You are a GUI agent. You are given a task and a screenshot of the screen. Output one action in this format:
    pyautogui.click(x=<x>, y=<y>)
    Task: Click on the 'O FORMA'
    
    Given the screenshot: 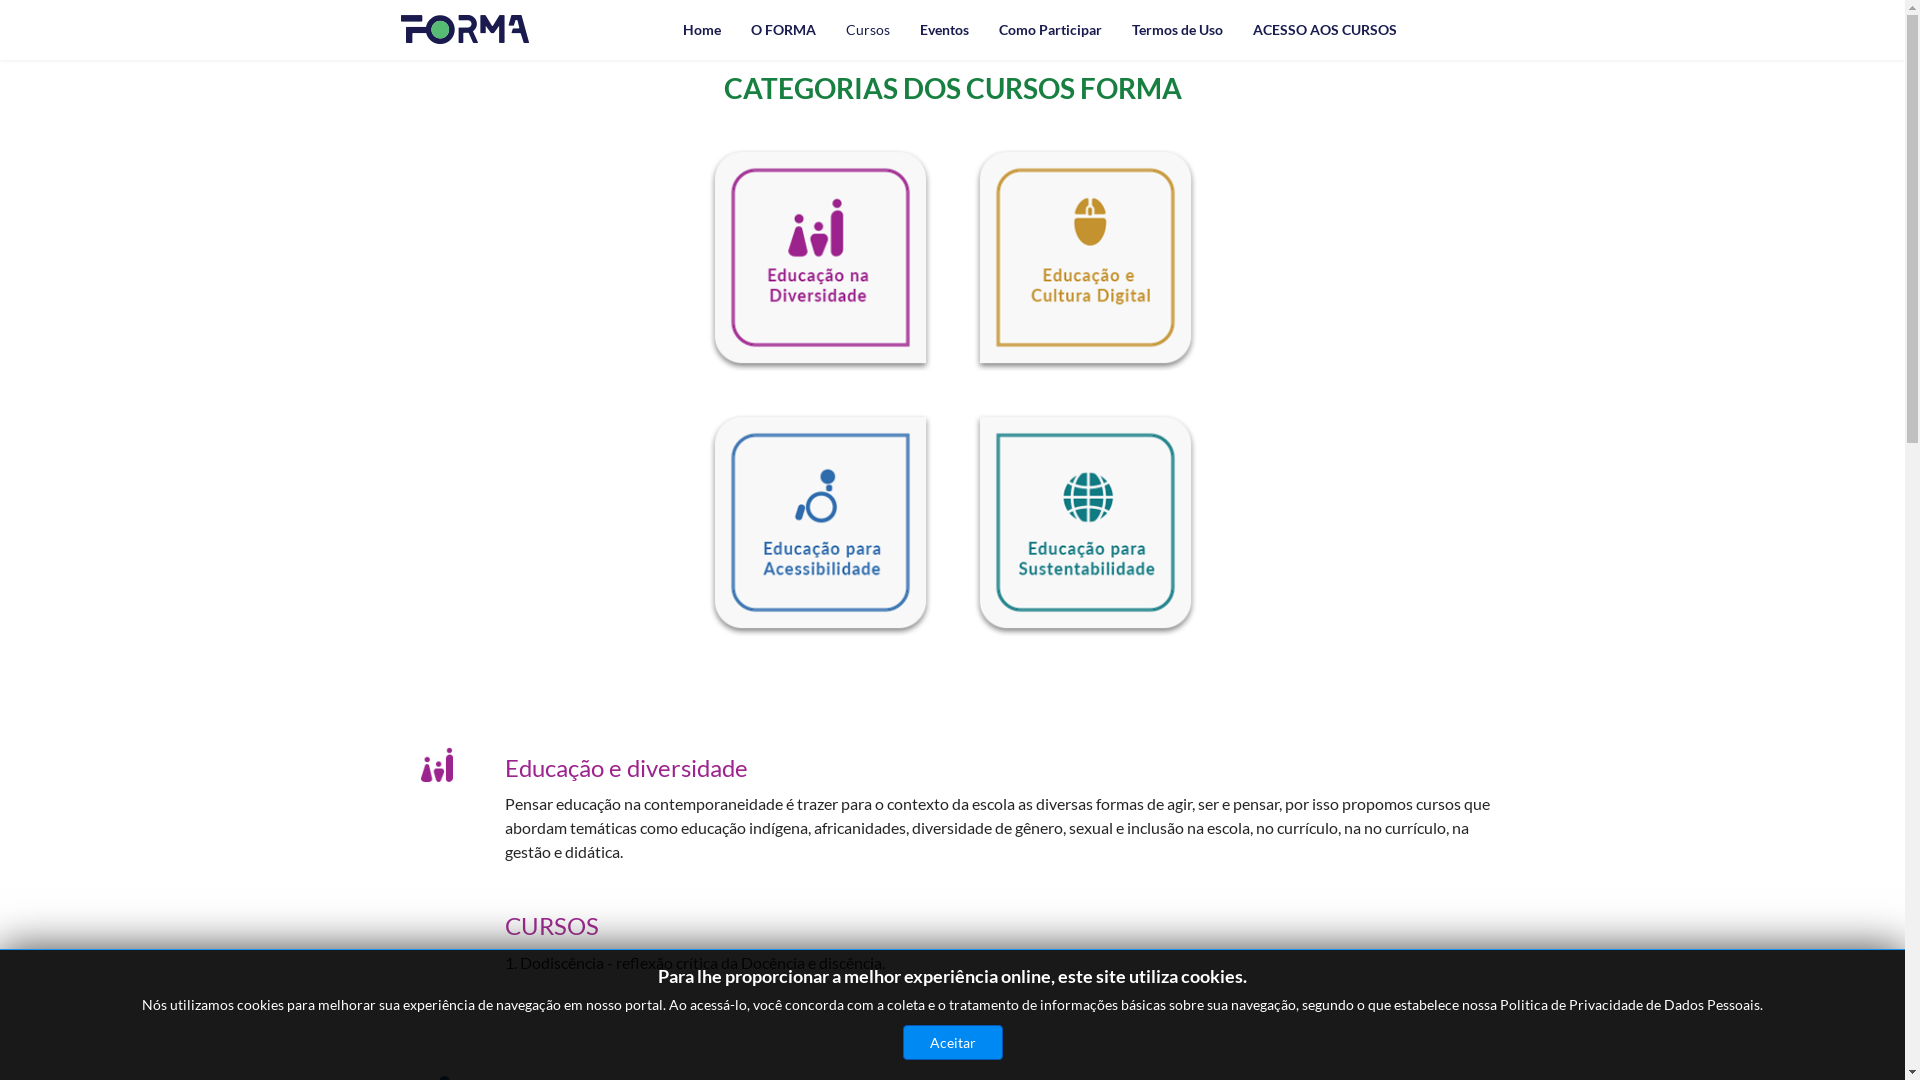 What is the action you would take?
    pyautogui.click(x=782, y=30)
    